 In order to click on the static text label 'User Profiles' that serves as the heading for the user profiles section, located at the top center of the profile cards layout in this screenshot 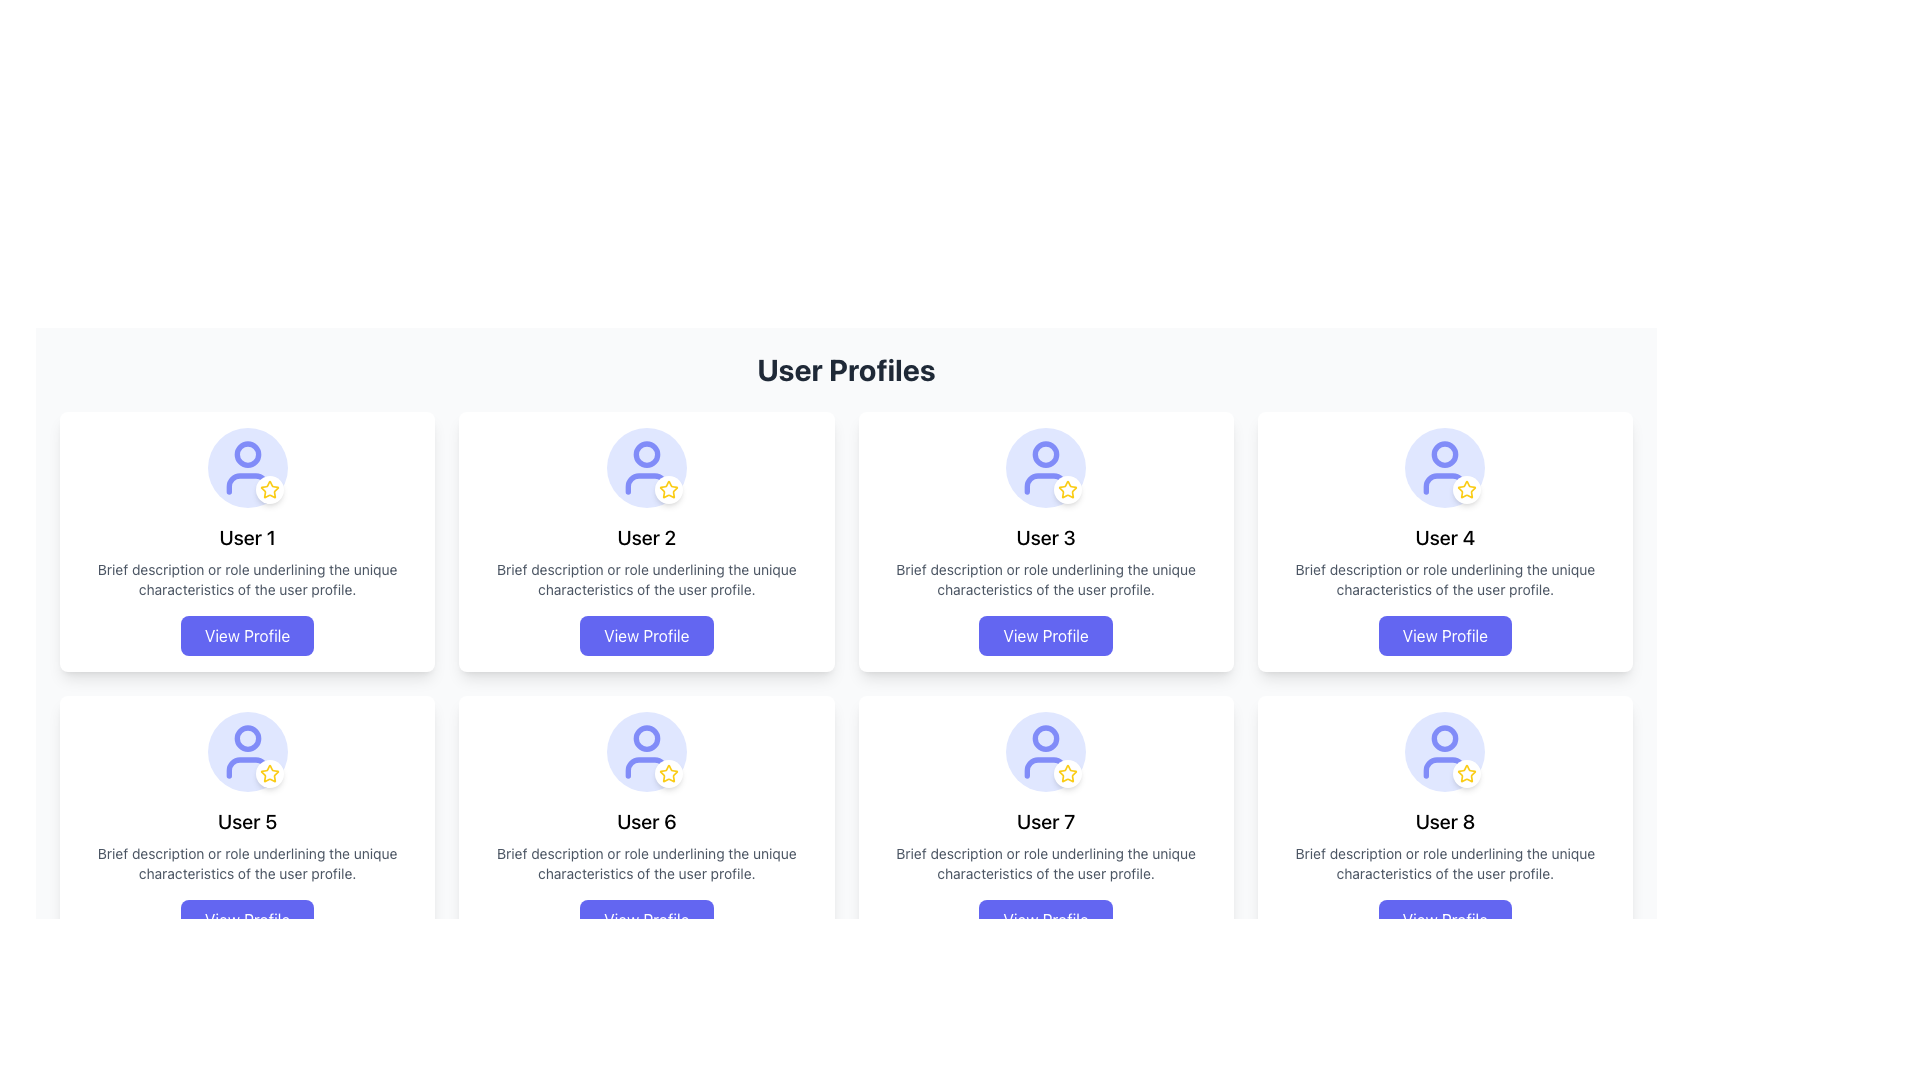, I will do `click(846, 370)`.